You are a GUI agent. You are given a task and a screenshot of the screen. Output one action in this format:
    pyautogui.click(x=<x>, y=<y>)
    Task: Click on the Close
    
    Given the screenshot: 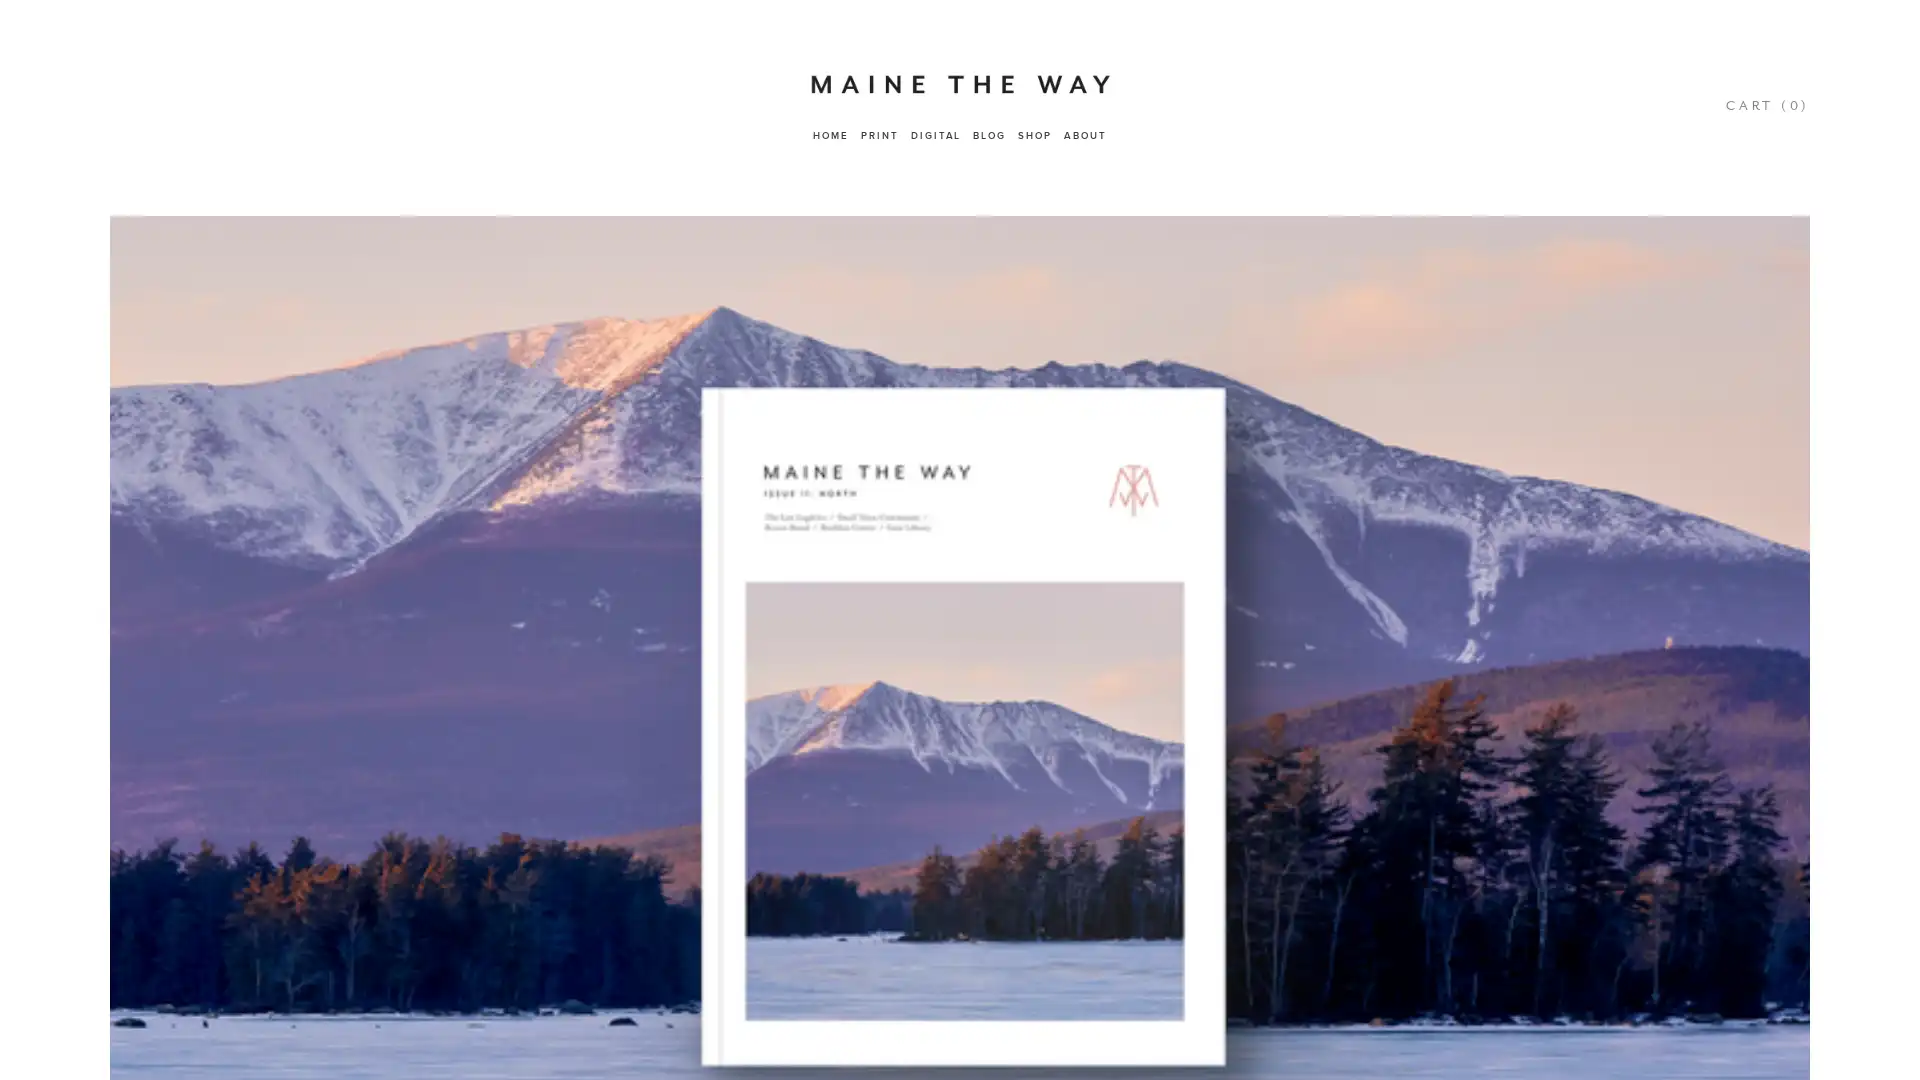 What is the action you would take?
    pyautogui.click(x=1821, y=630)
    